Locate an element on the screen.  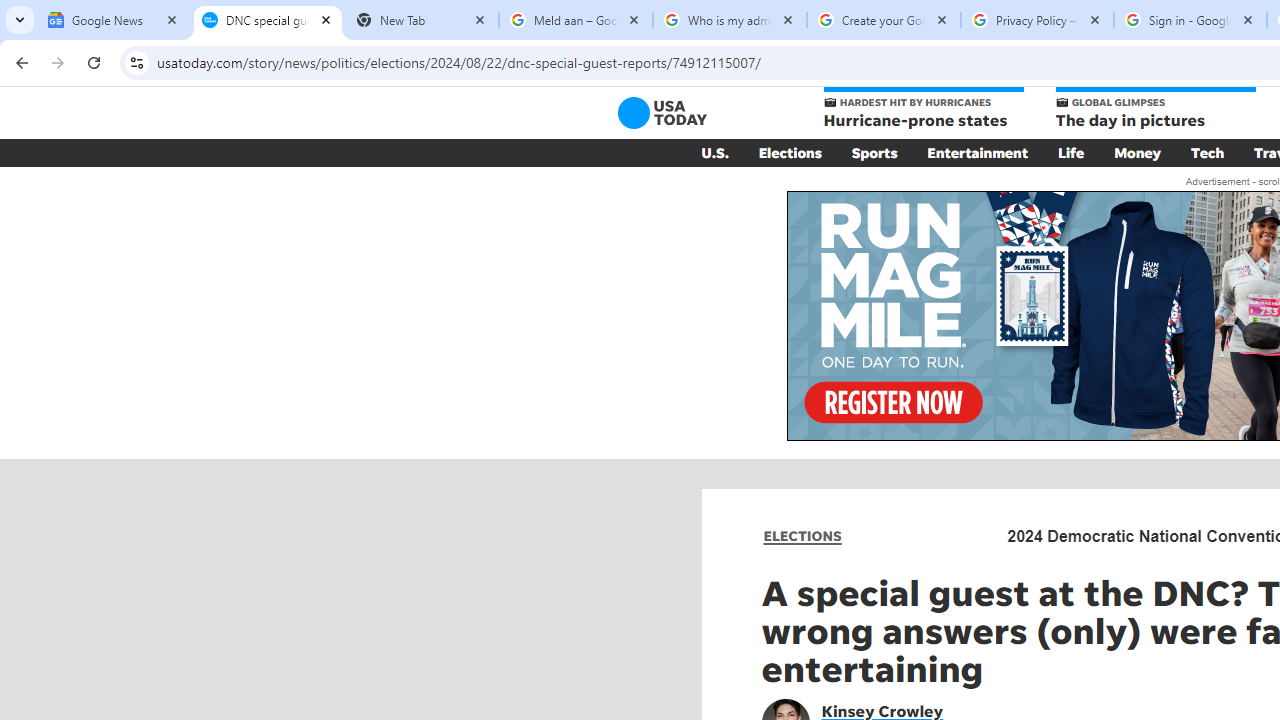
'View site information' is located at coordinates (135, 61).